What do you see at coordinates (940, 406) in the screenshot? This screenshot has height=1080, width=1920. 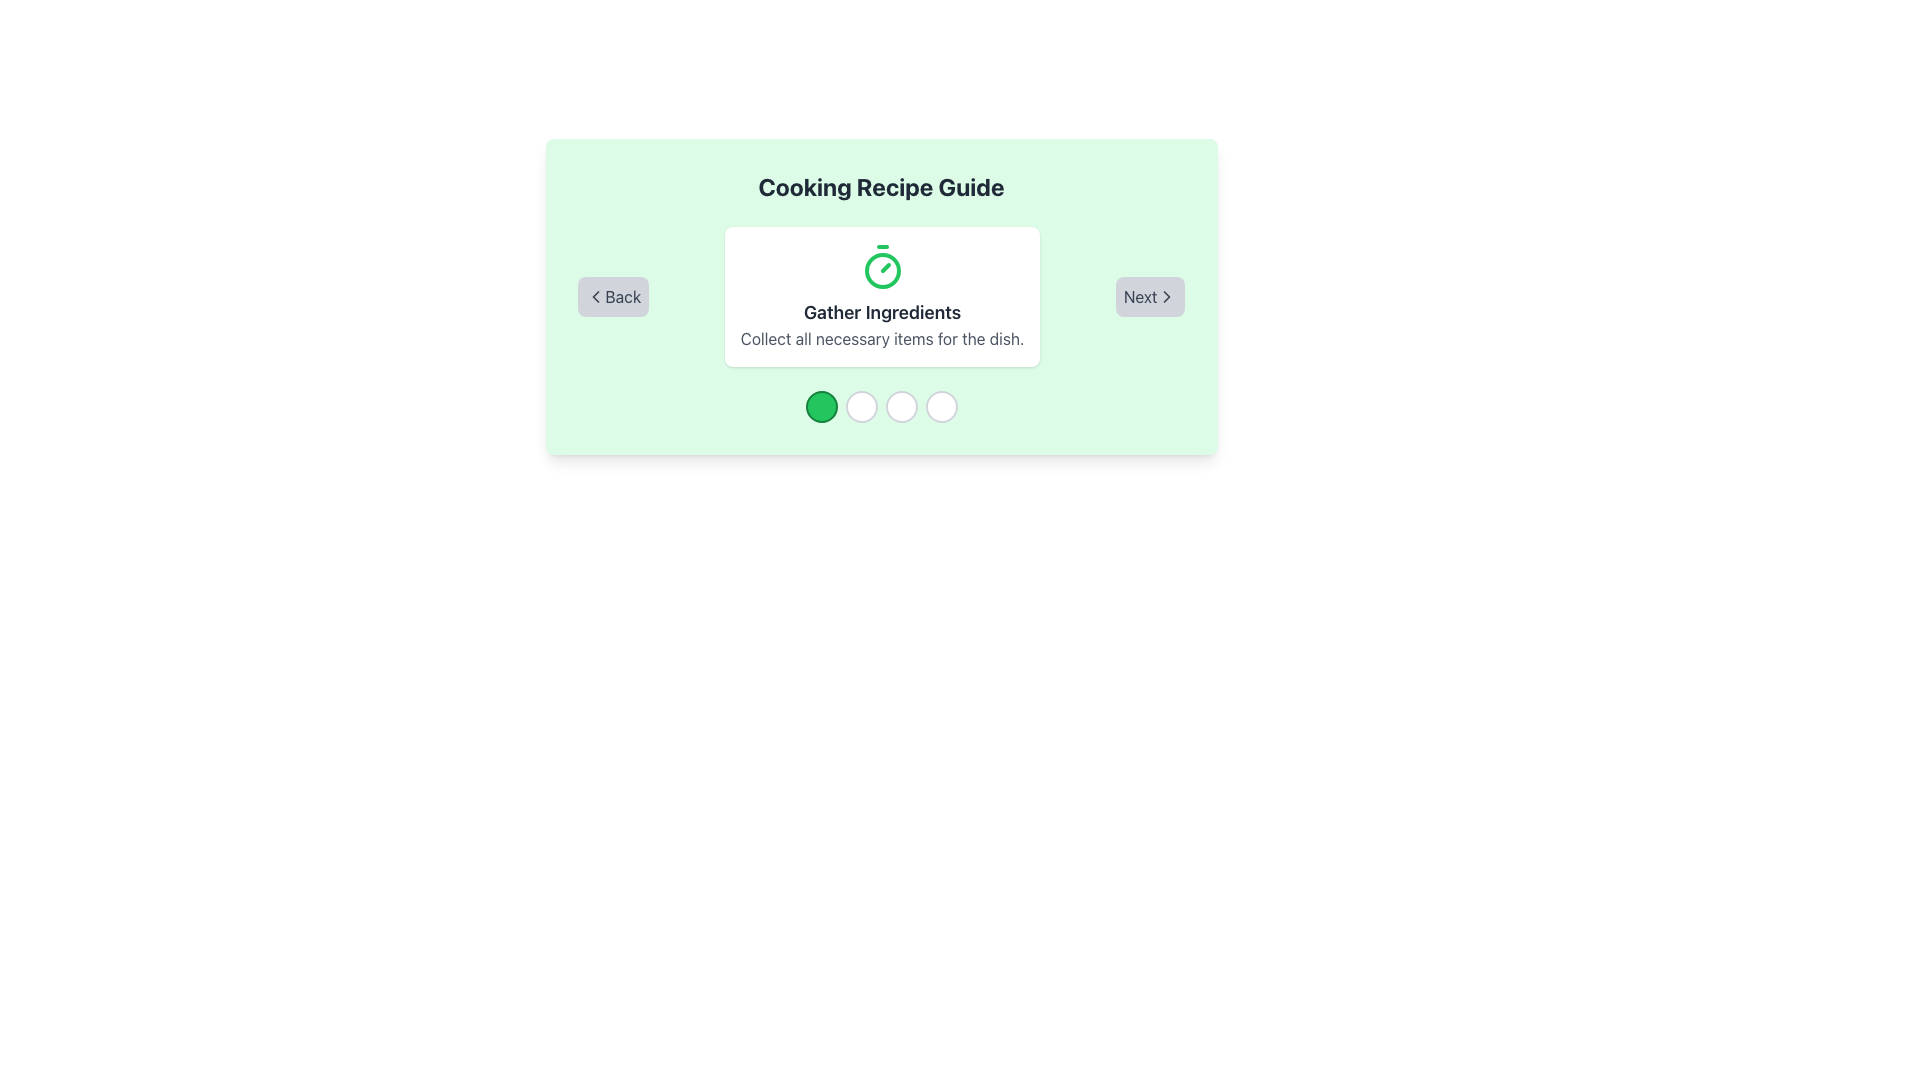 I see `the fourth circular progress indicator with a white background and gray border` at bounding box center [940, 406].